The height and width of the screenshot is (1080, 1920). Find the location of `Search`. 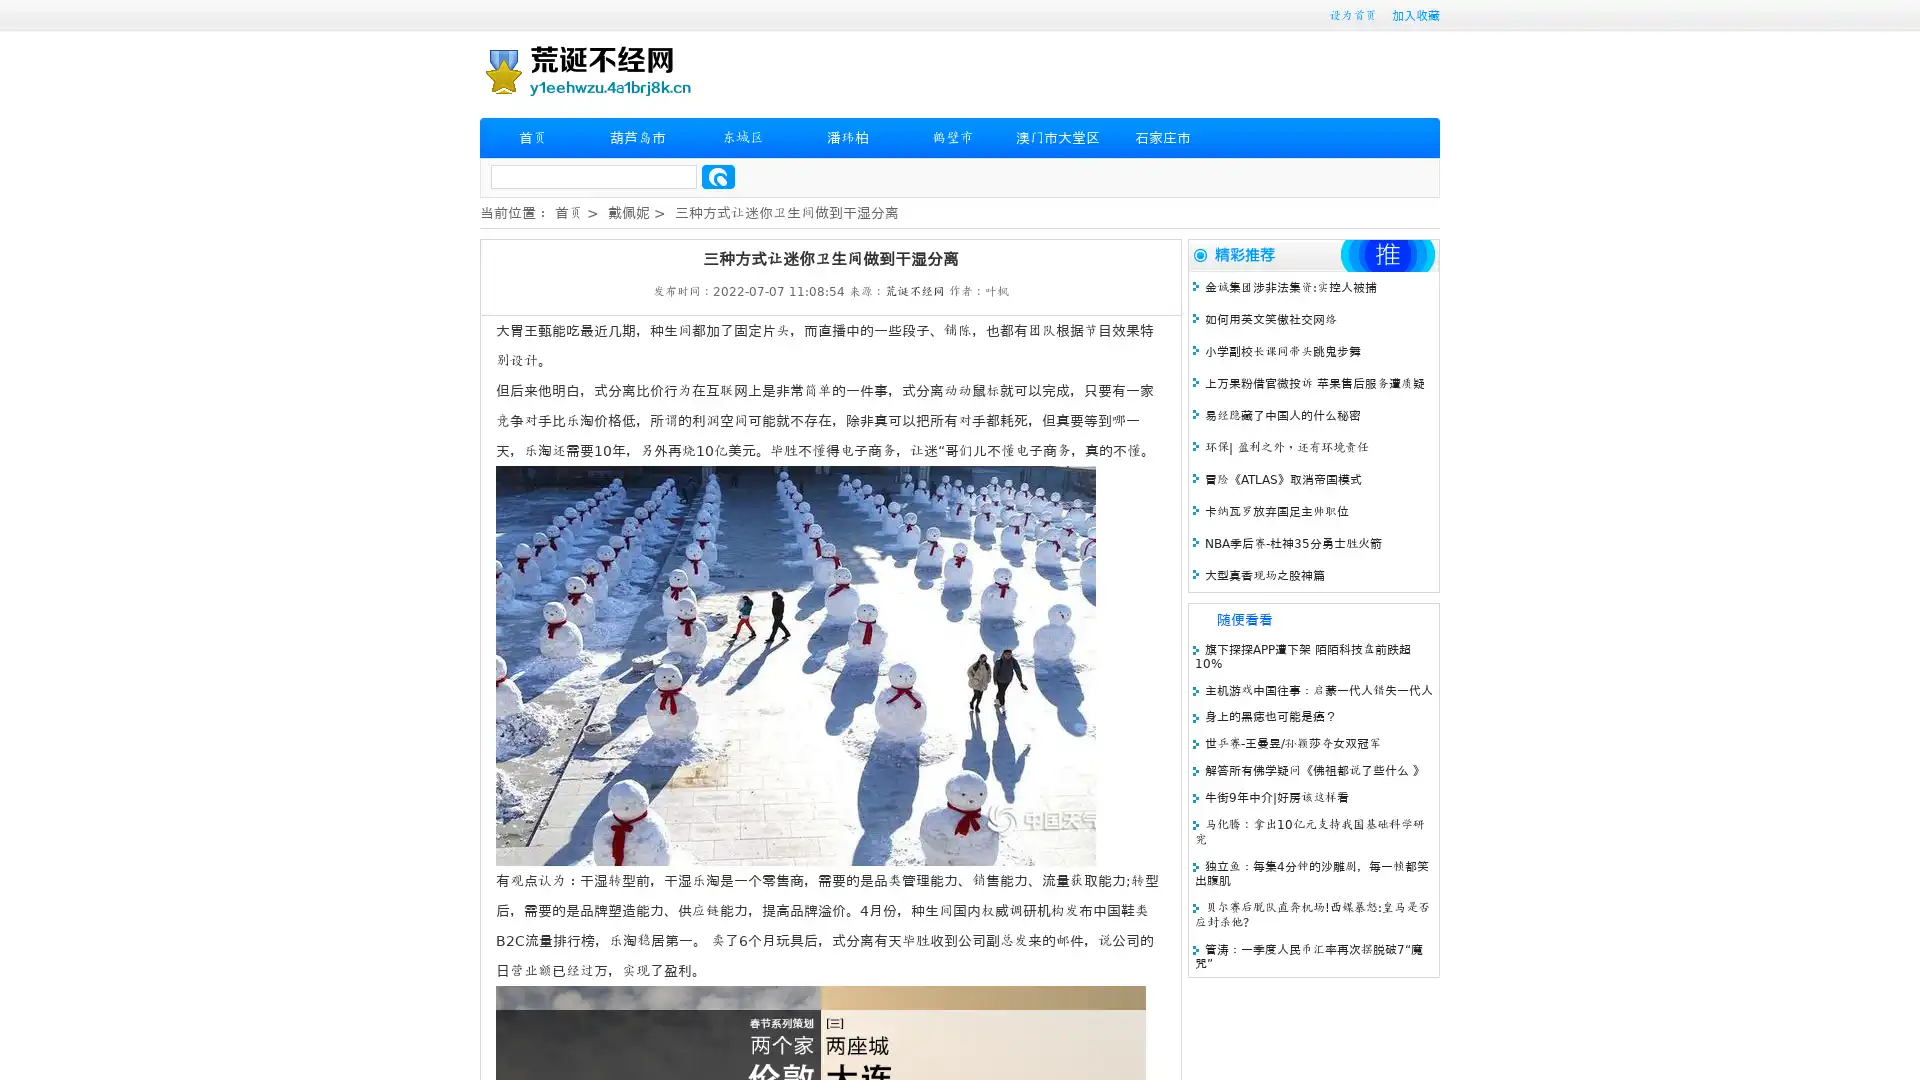

Search is located at coordinates (718, 176).